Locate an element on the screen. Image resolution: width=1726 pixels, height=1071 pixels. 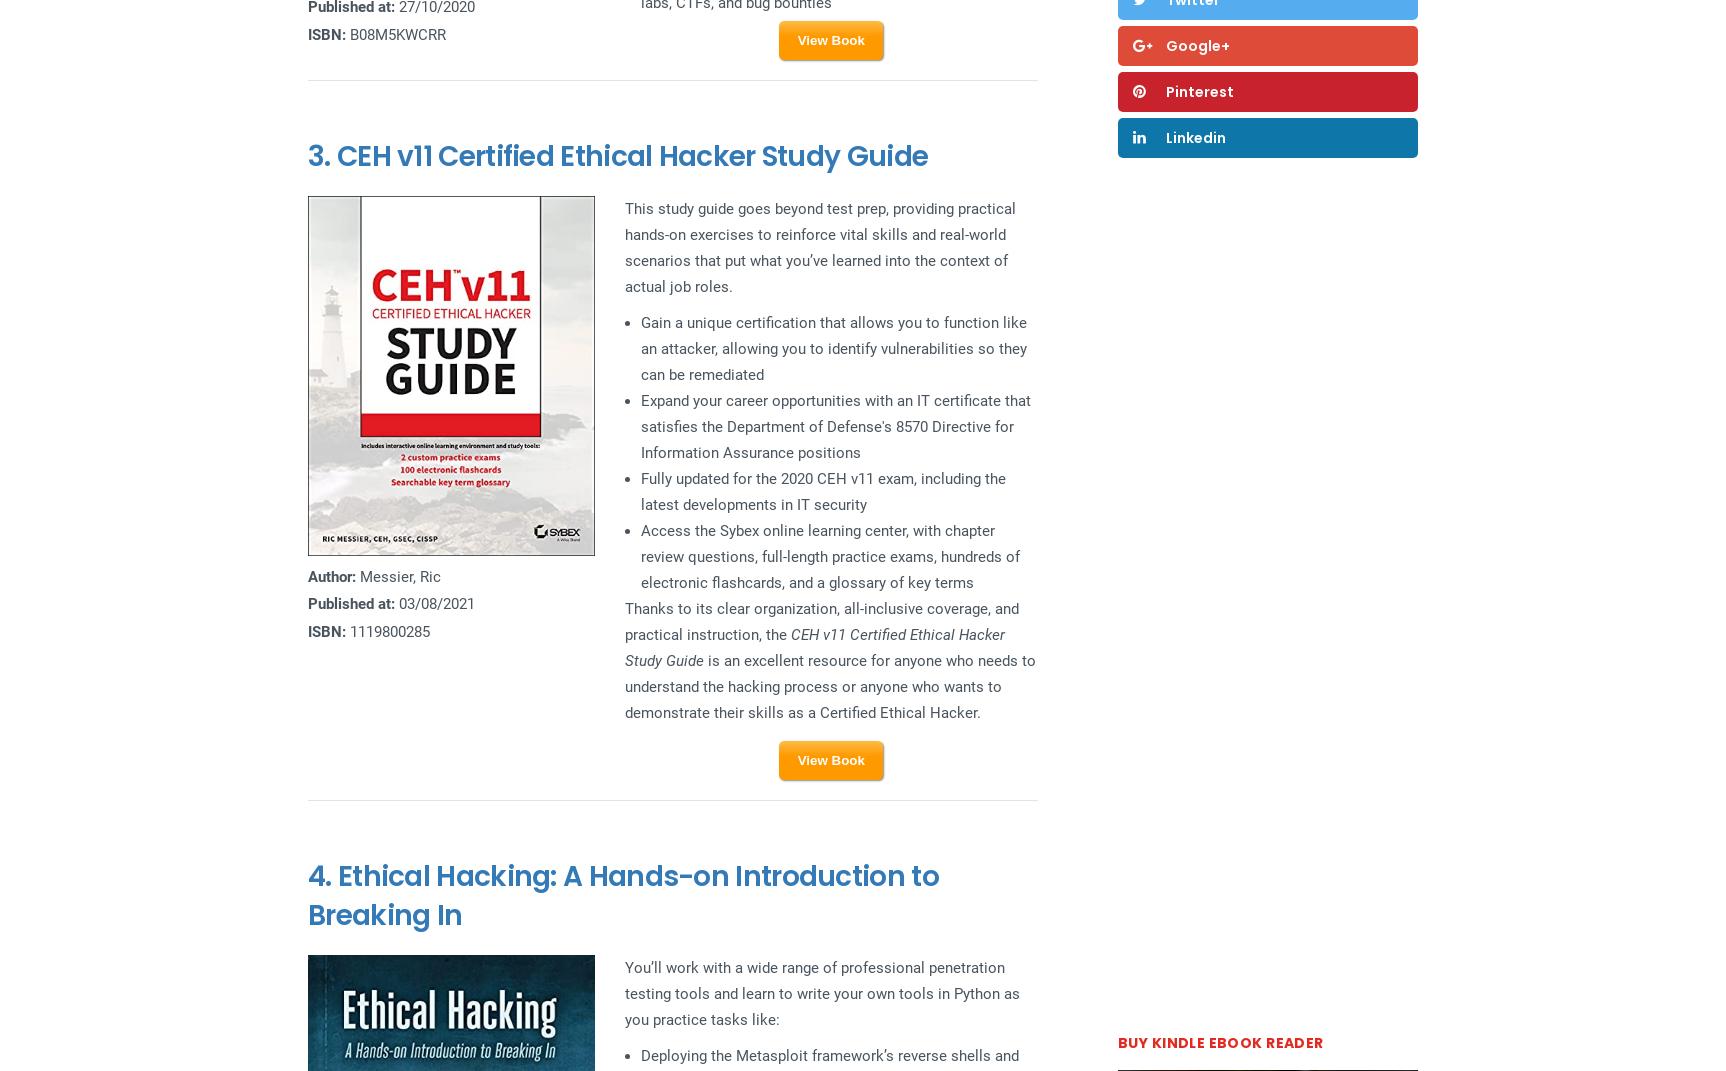
'03/08/2021' is located at coordinates (433, 604).